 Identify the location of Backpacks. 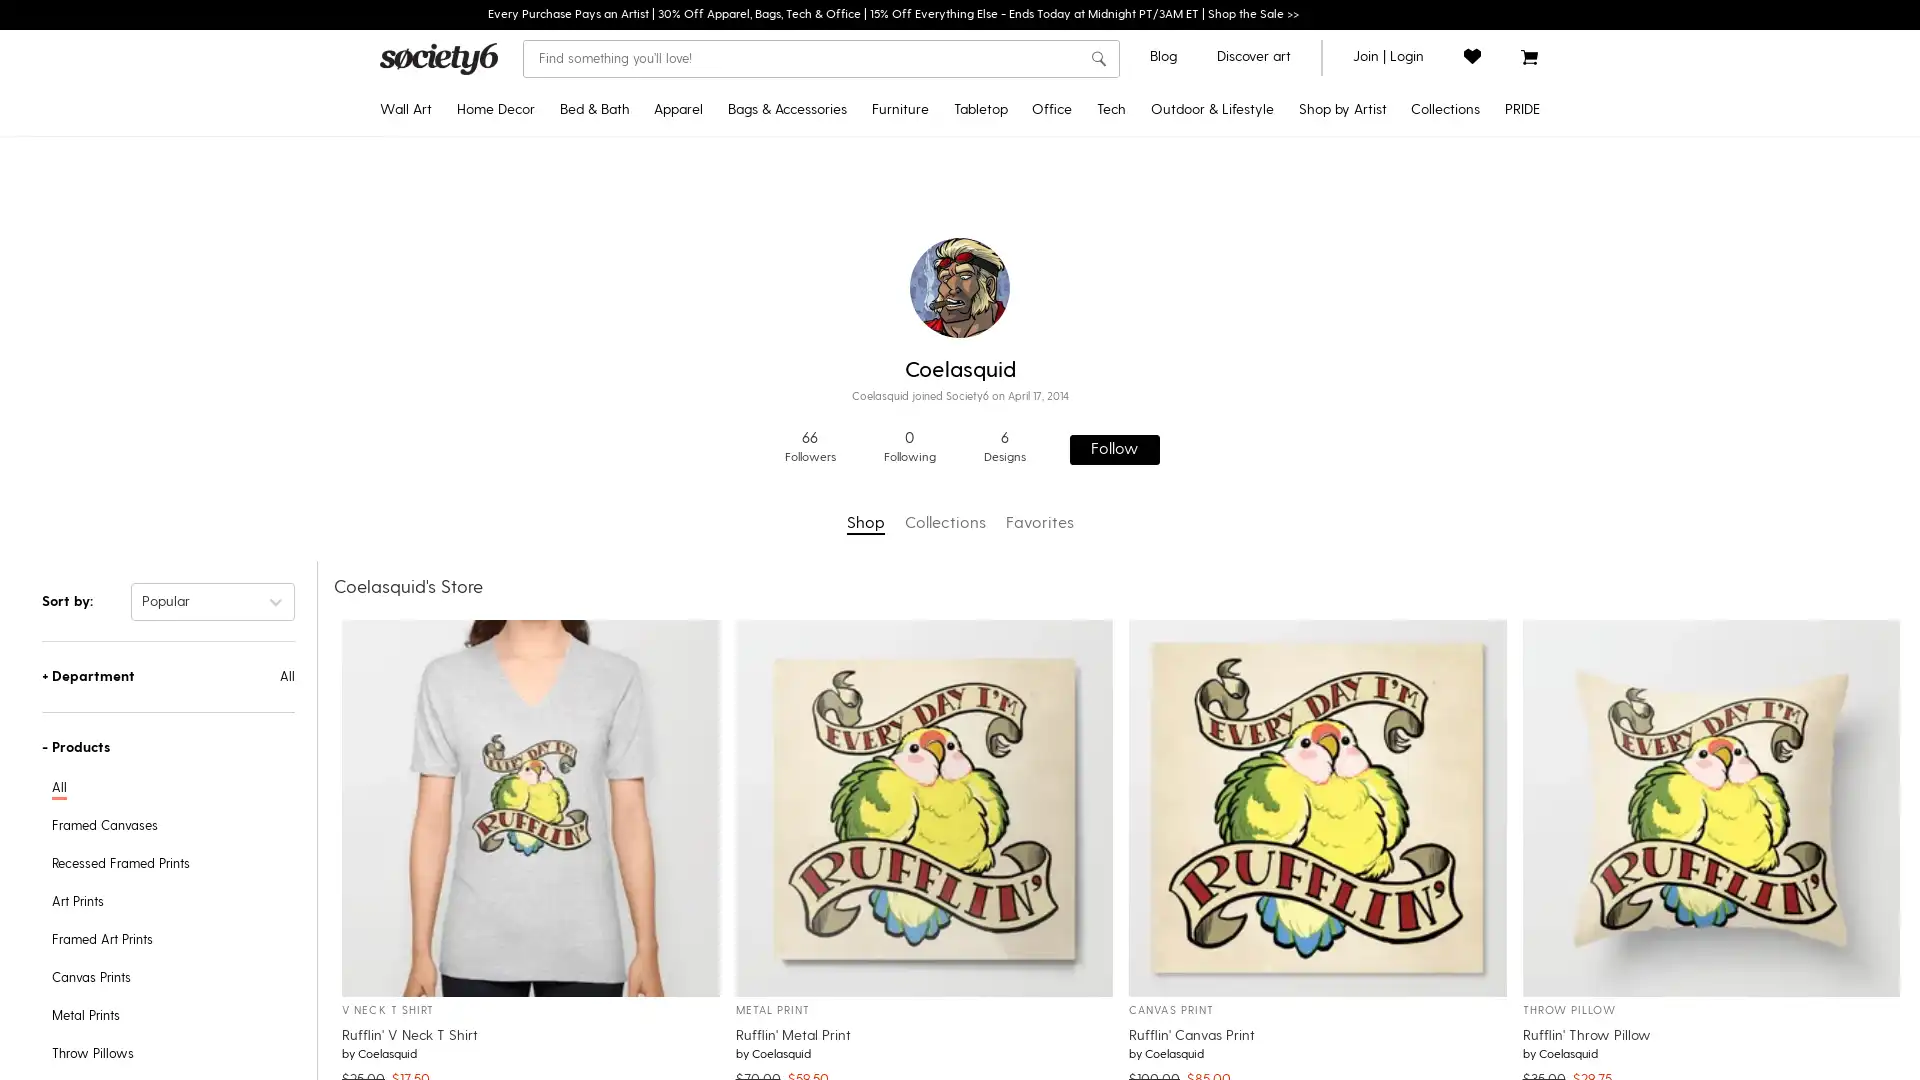
(801, 224).